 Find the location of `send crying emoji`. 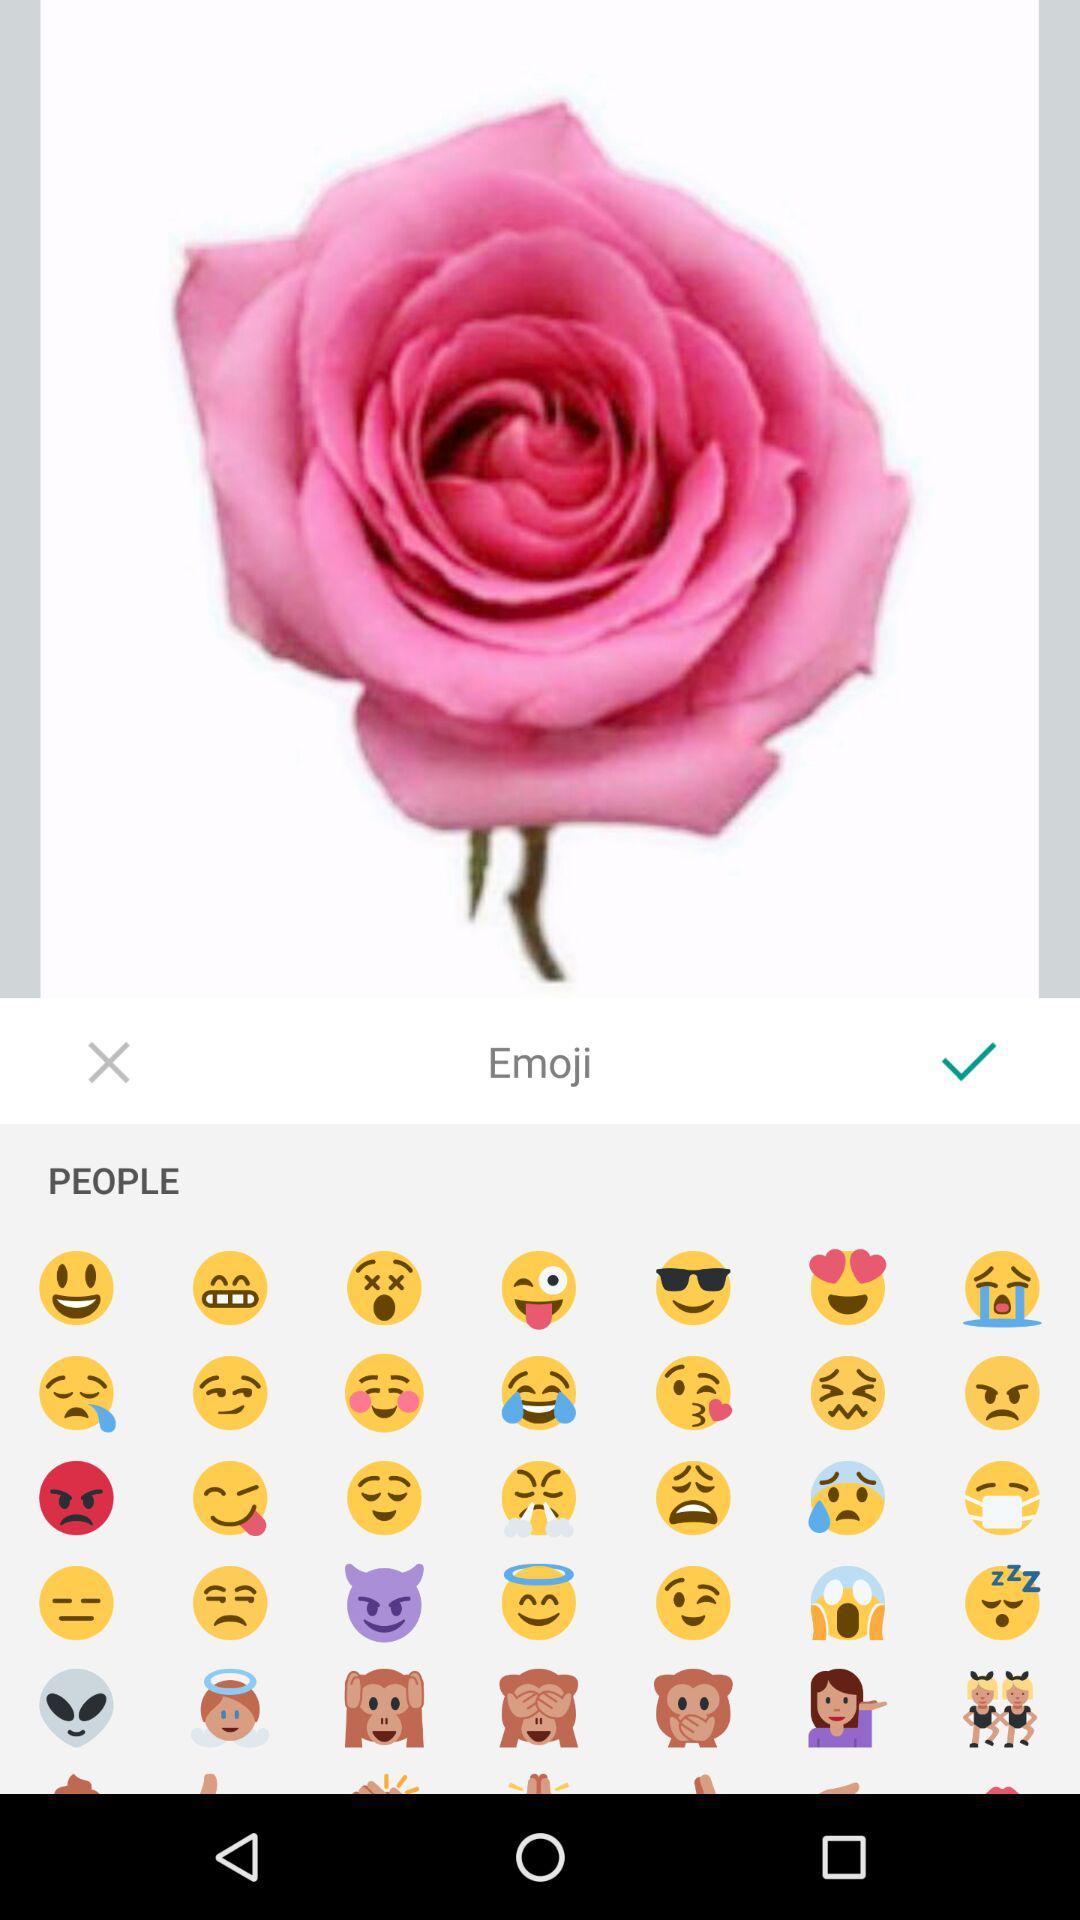

send crying emoji is located at coordinates (1002, 1288).